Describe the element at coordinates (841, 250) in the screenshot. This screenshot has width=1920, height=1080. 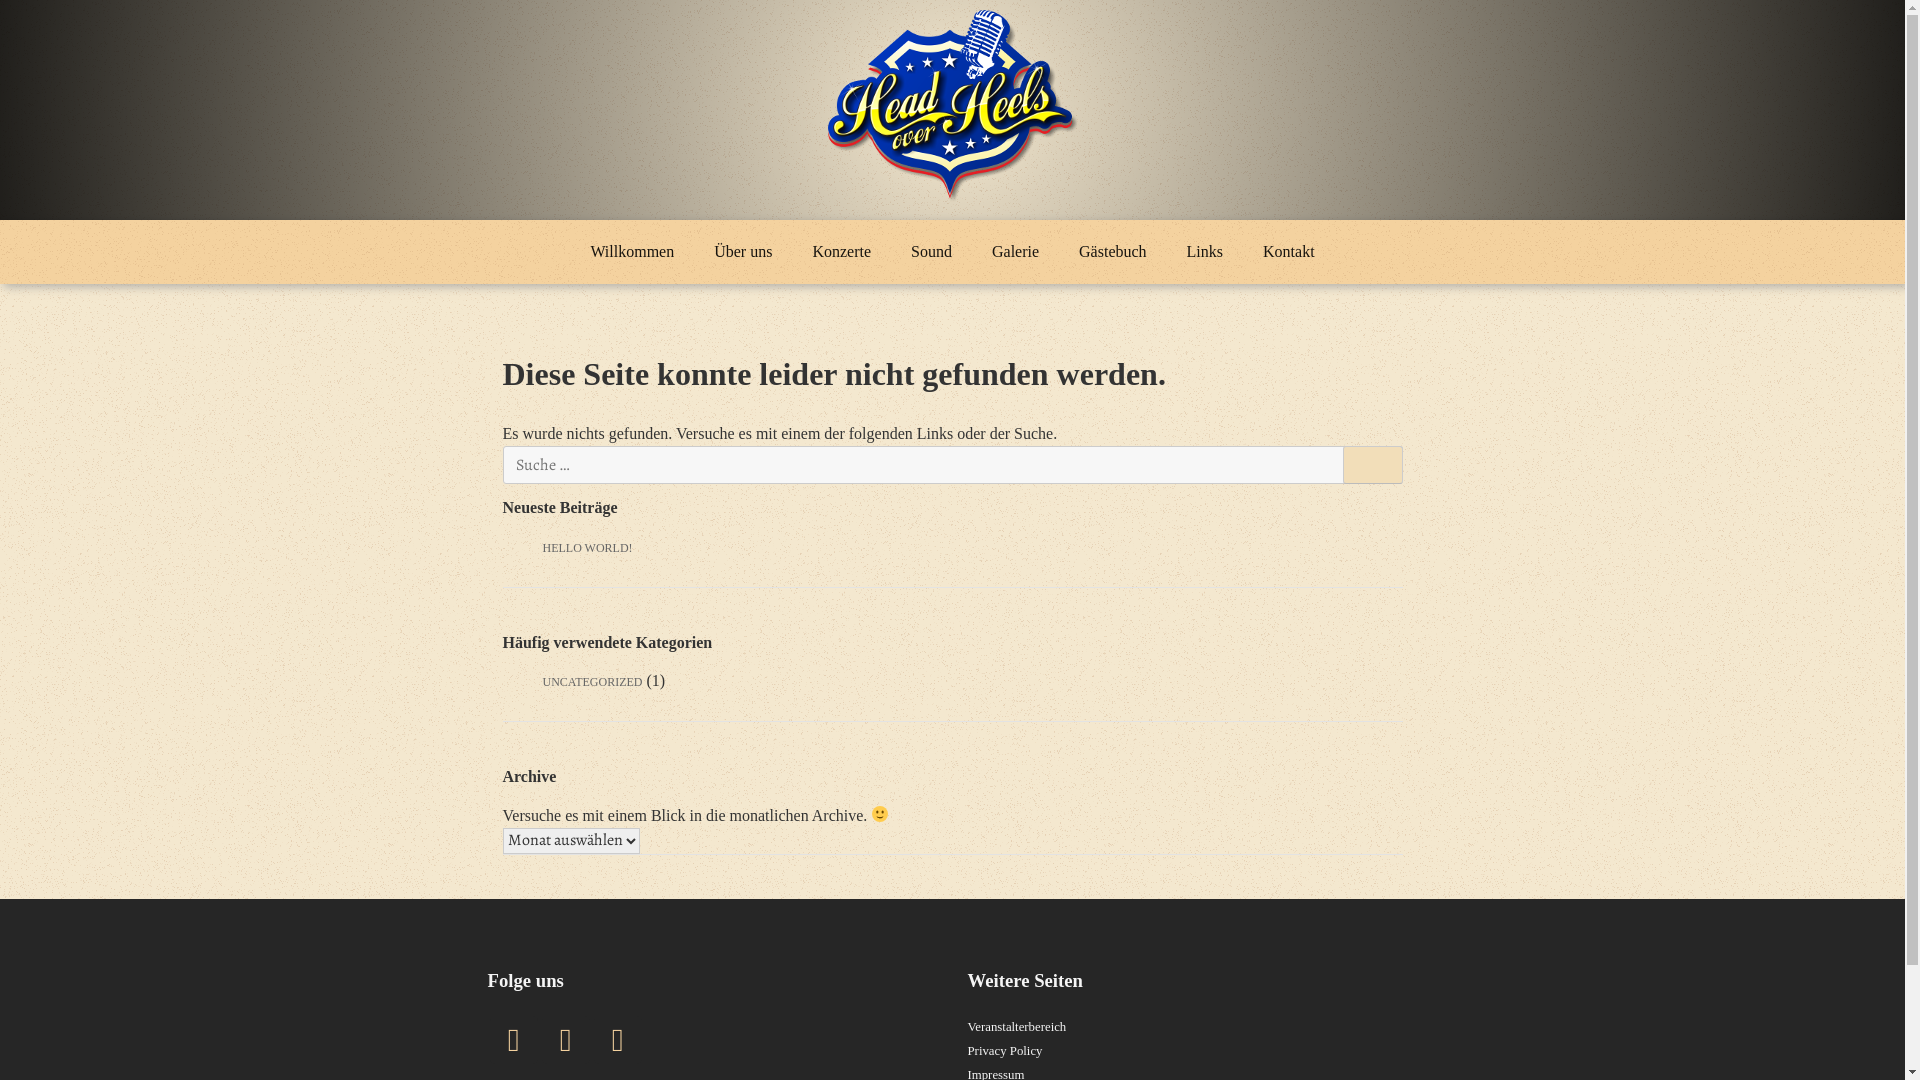
I see `'Konzerte'` at that location.